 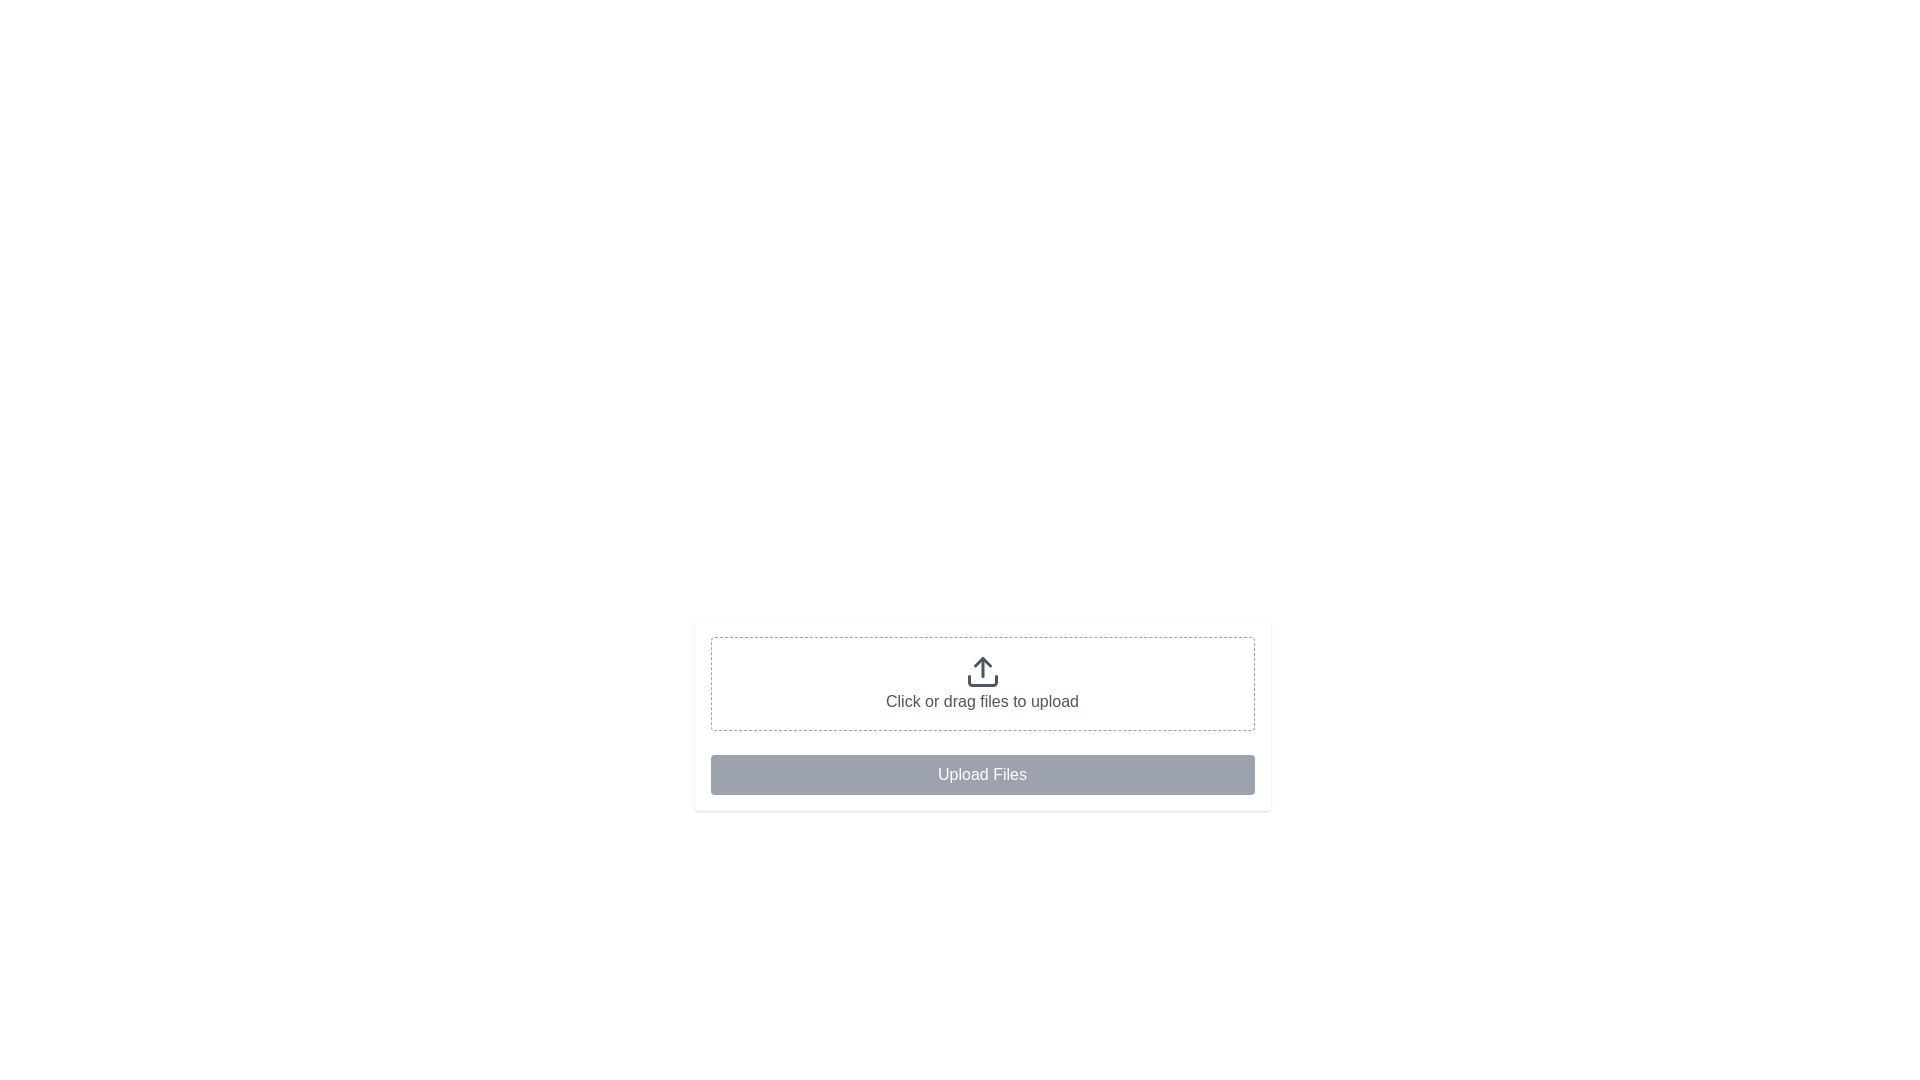 What do you see at coordinates (982, 682) in the screenshot?
I see `files into the File Upload Drop Zone, which is visually represented by a dashed rectangular area with rounded corners and a light gray border, featuring an upward-pointing arrow icon and the text label 'Click or drag files` at bounding box center [982, 682].